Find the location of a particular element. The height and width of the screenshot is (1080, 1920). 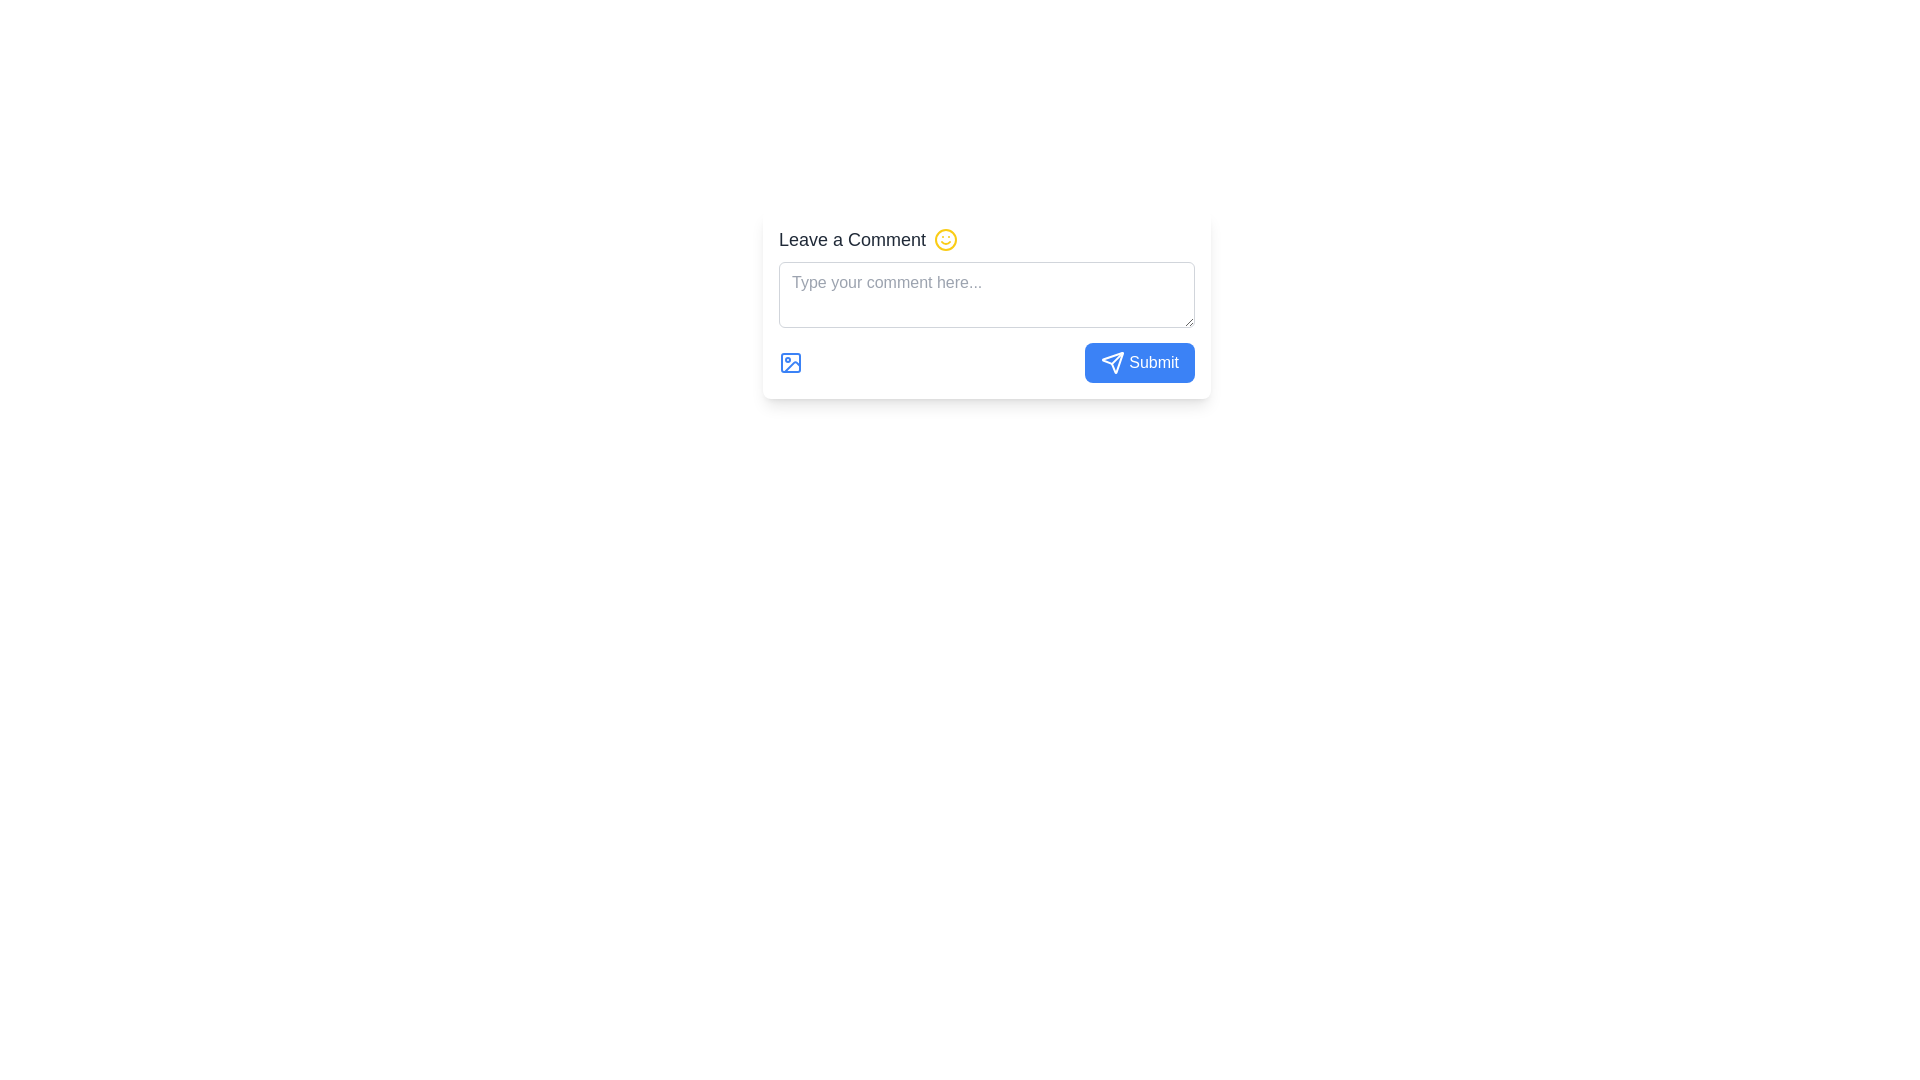

the visual indicator icon for the 'Submit' action located to the left of the textual 'Submit' within the blue button at the bottom-right corner of the comment form is located at coordinates (1112, 362).